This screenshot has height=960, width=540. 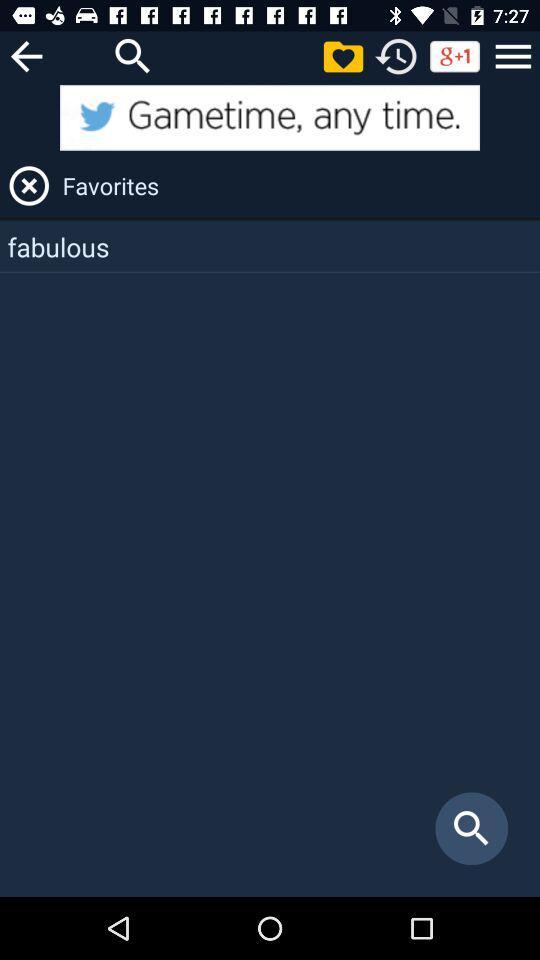 What do you see at coordinates (513, 55) in the screenshot?
I see `menu` at bounding box center [513, 55].